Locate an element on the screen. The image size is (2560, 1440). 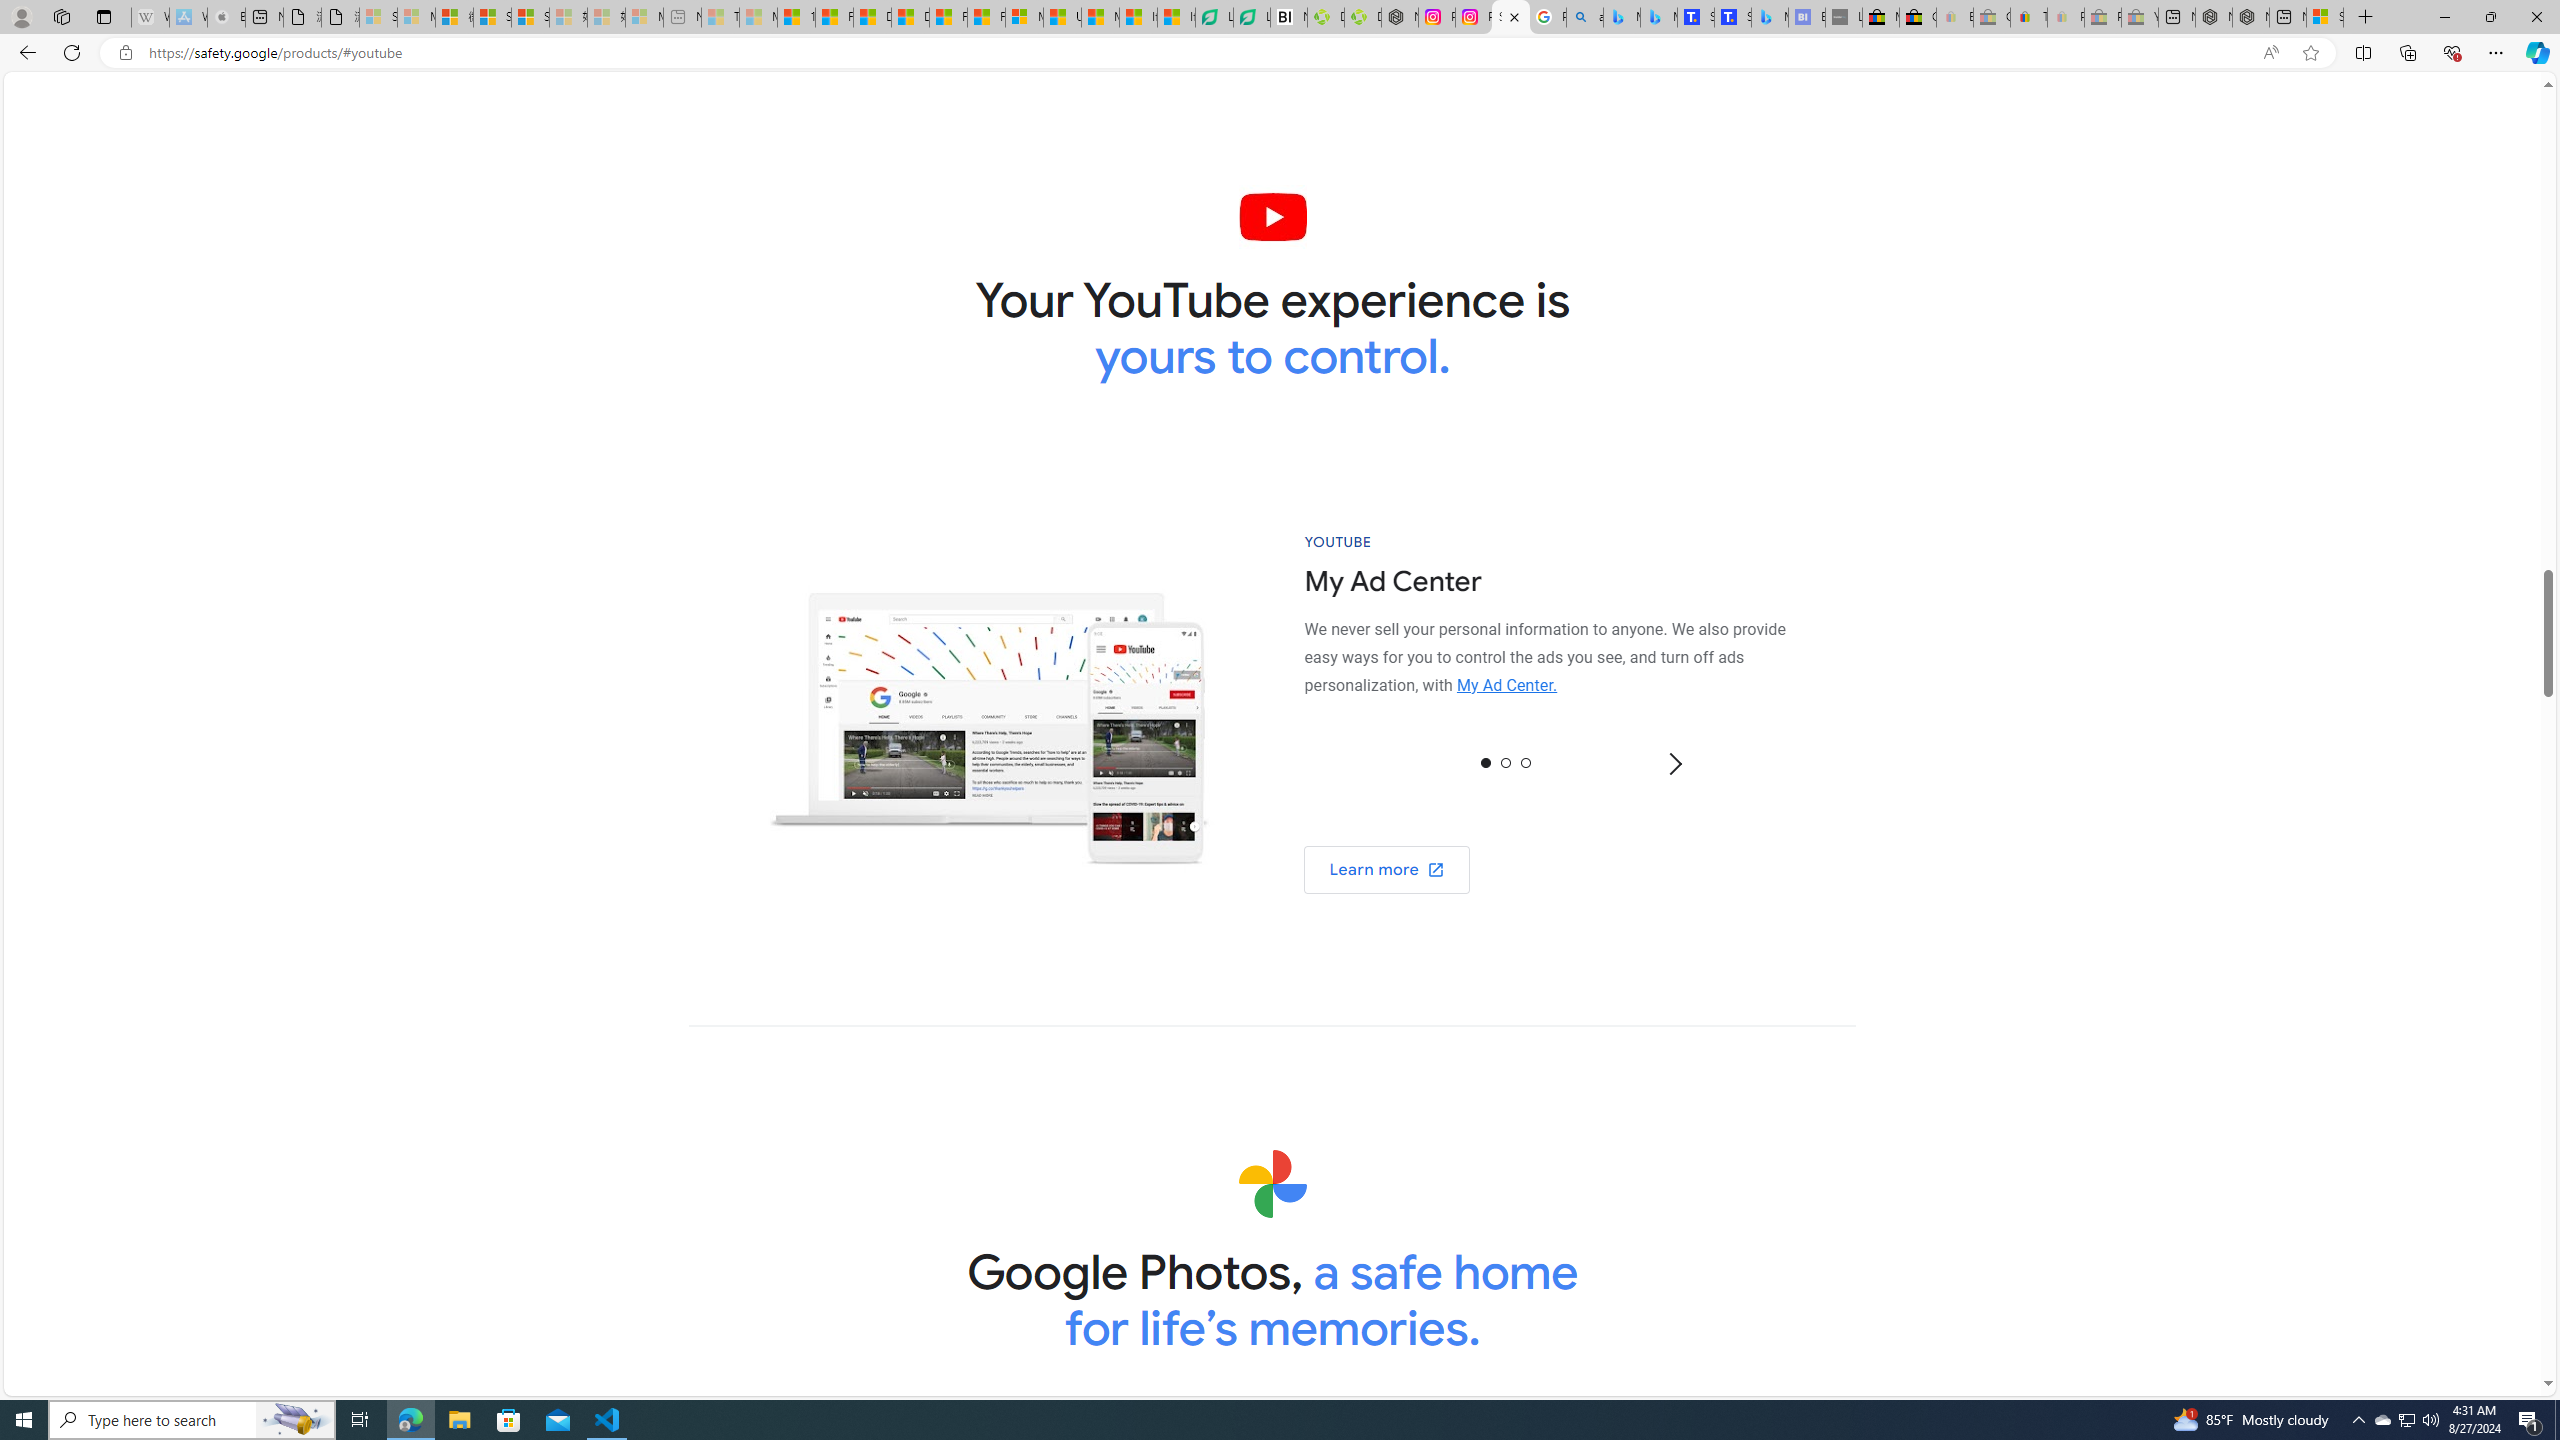
'Food and Drink - MSN' is located at coordinates (833, 16).